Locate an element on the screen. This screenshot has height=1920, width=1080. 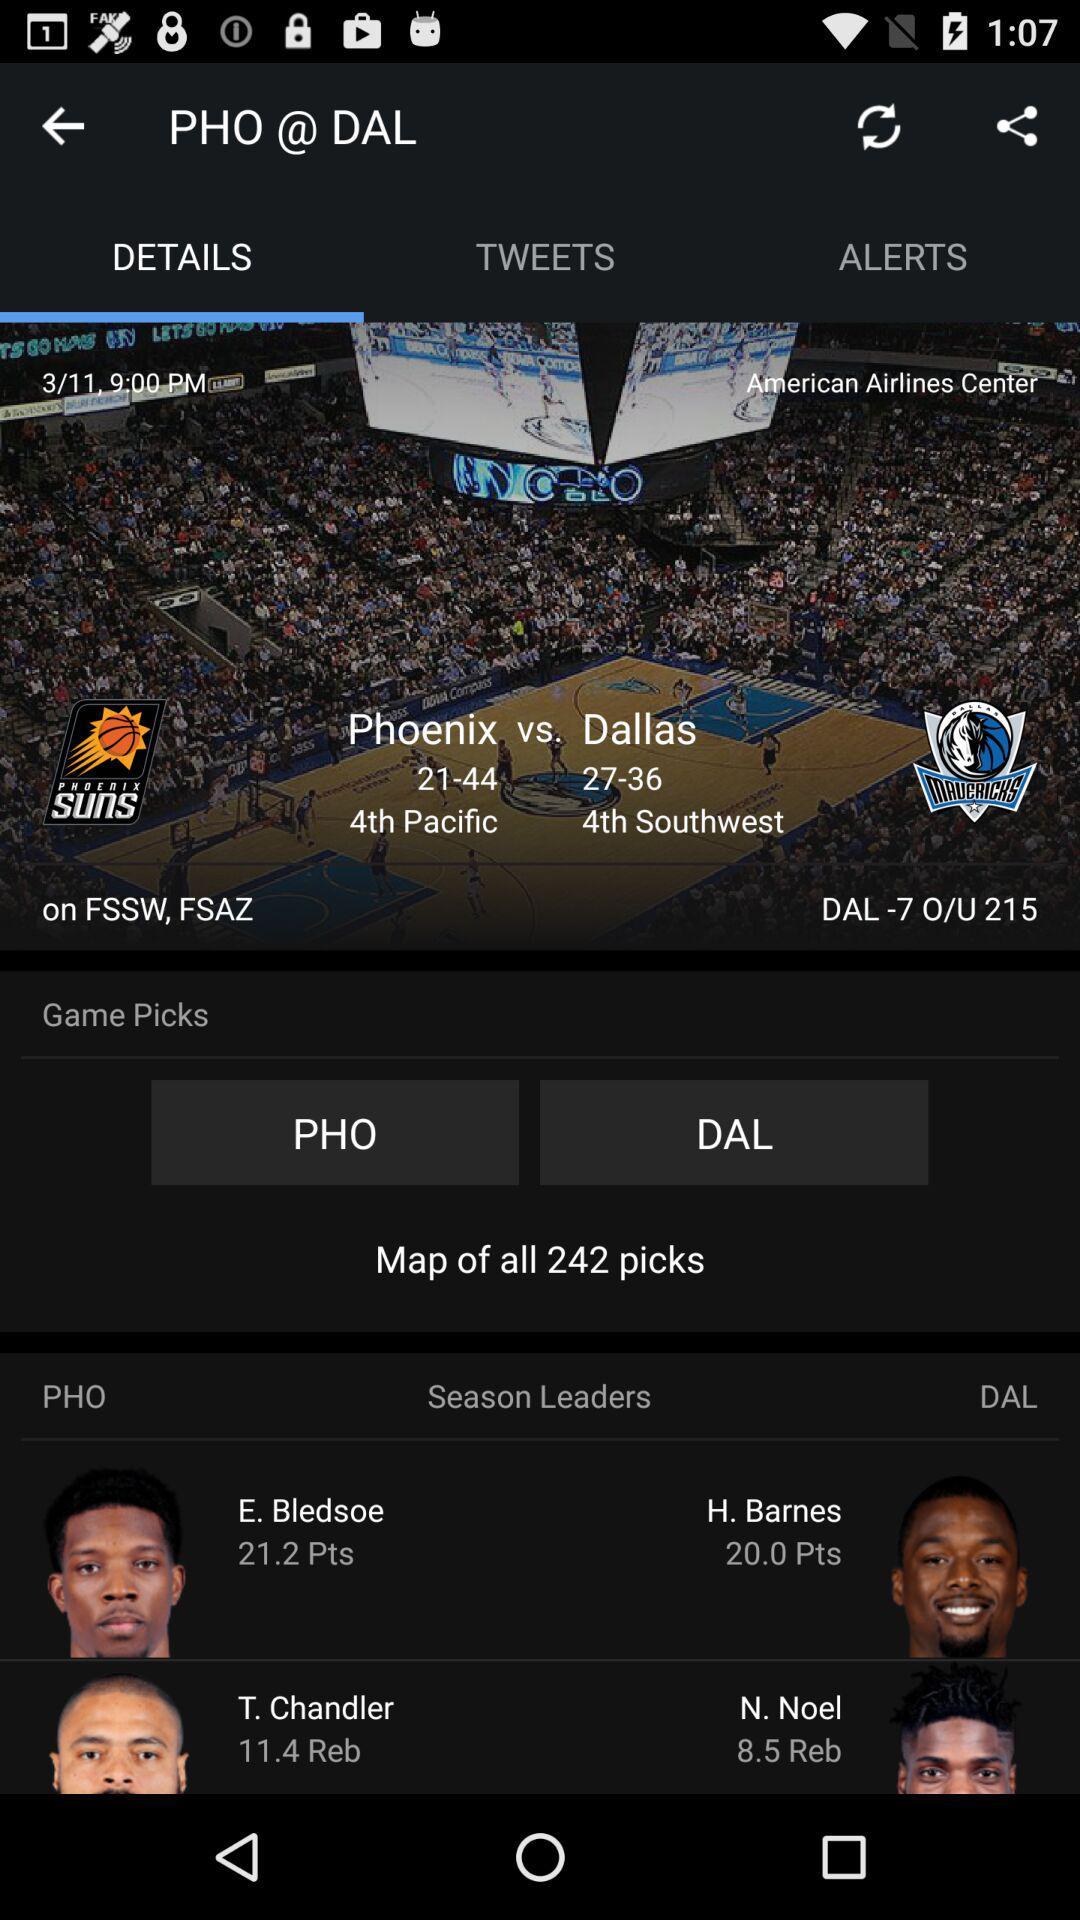
player record is located at coordinates (156, 1559).